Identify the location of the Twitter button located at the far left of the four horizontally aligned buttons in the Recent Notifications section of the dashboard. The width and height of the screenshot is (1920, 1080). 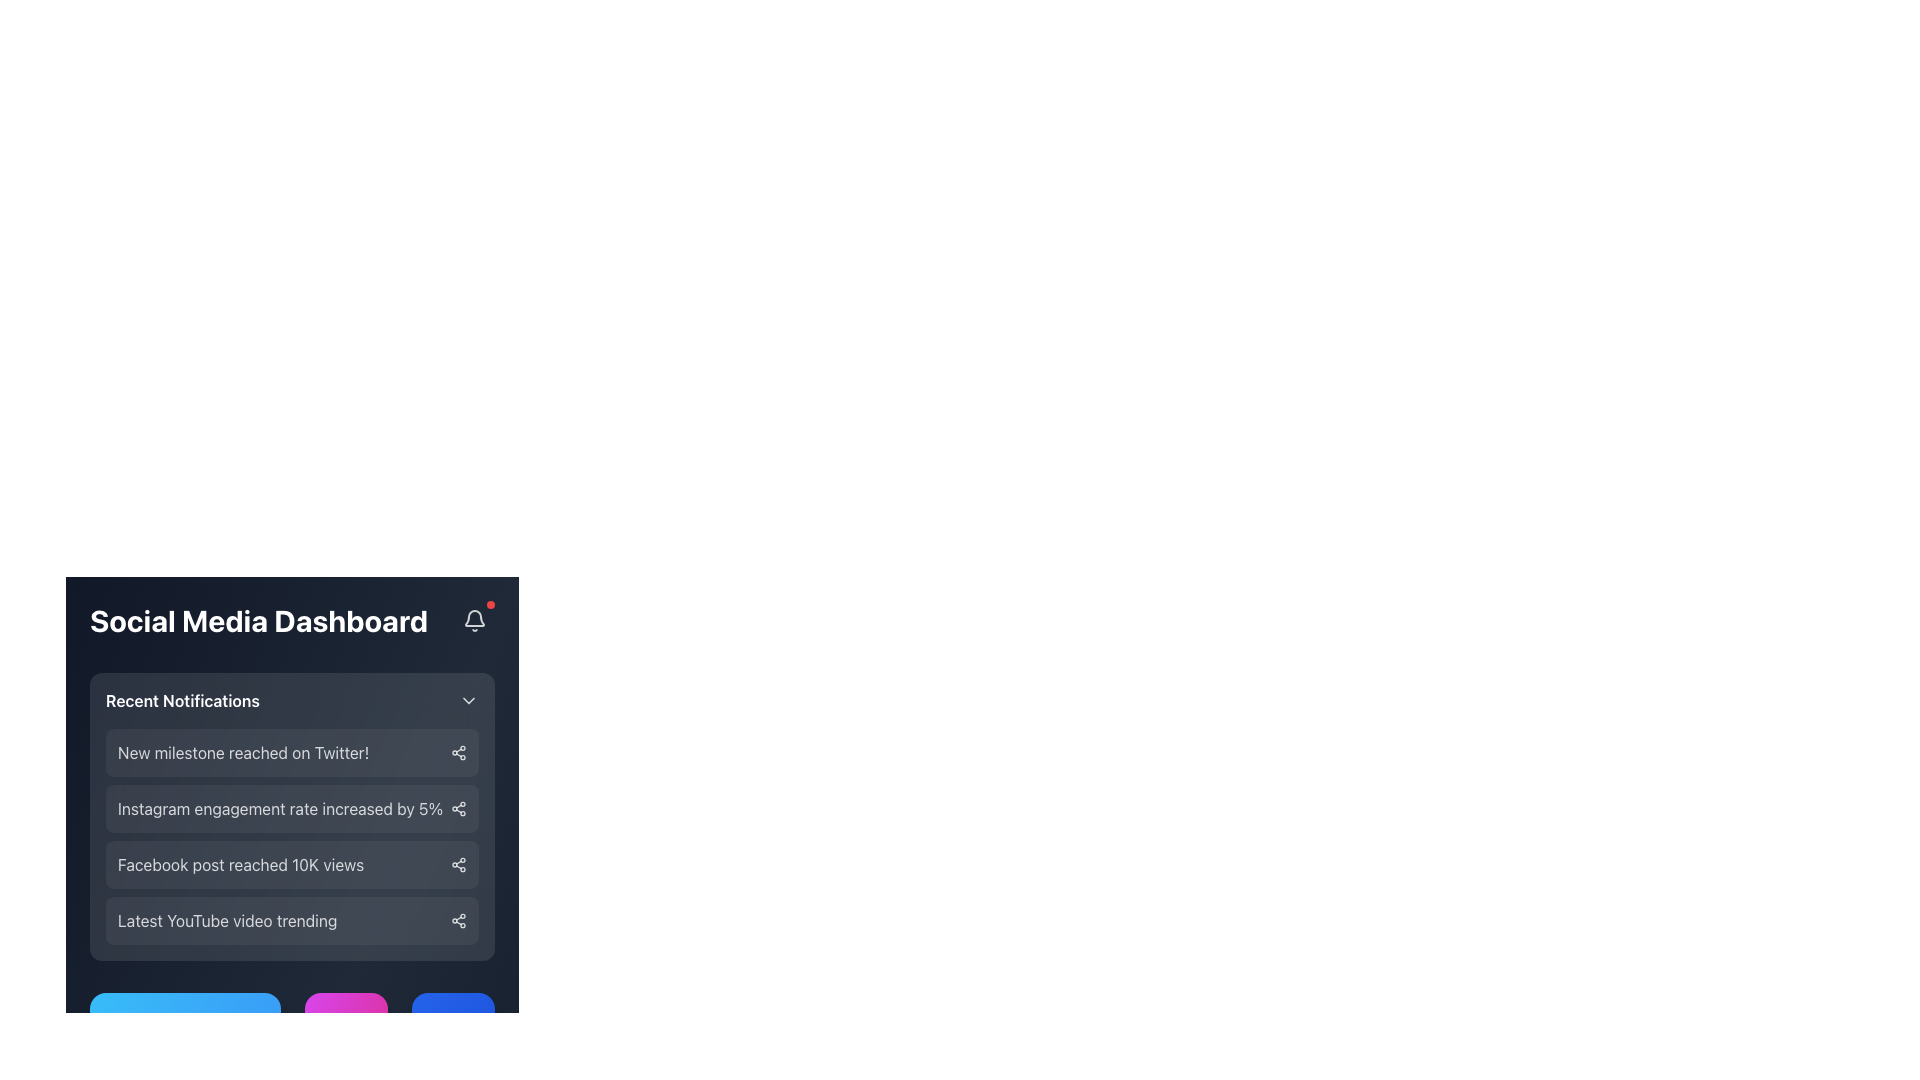
(185, 1033).